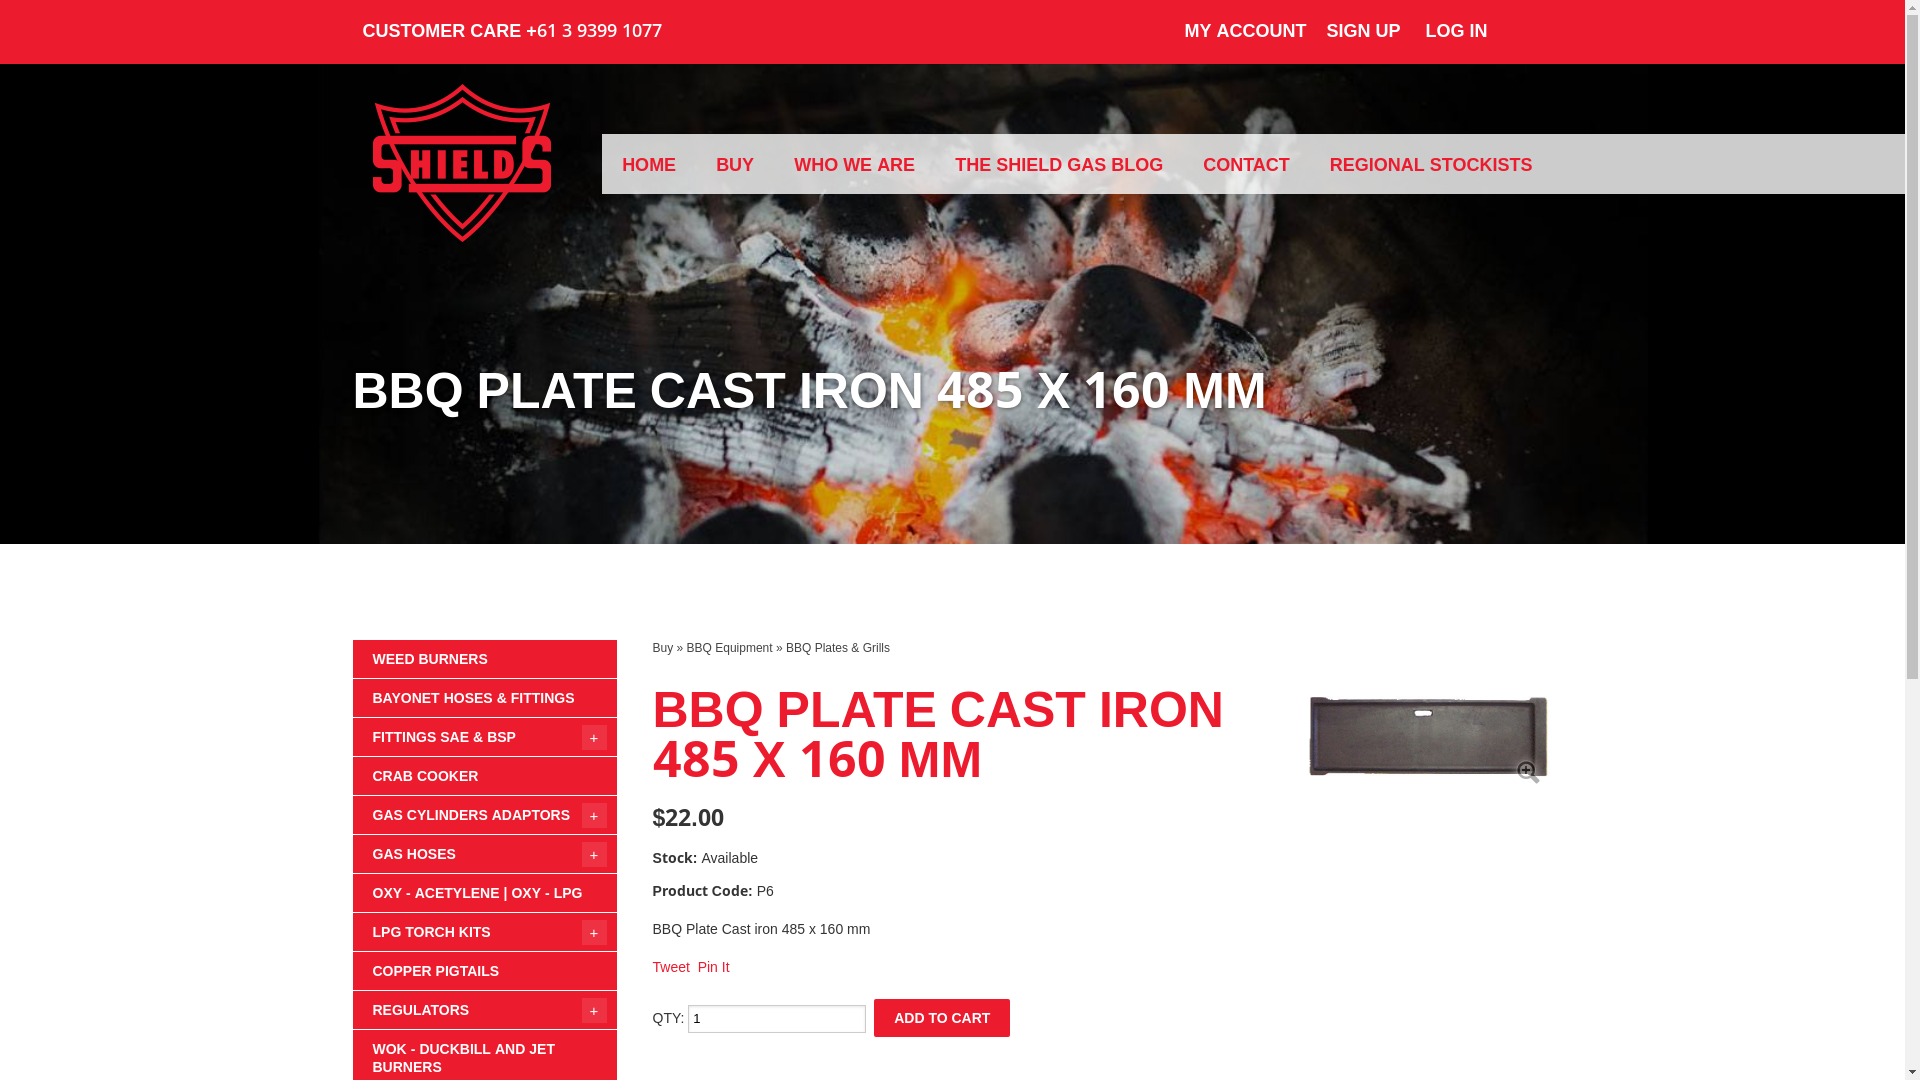 The height and width of the screenshot is (1080, 1920). What do you see at coordinates (351, 169) in the screenshot?
I see `'James Shields & Co'` at bounding box center [351, 169].